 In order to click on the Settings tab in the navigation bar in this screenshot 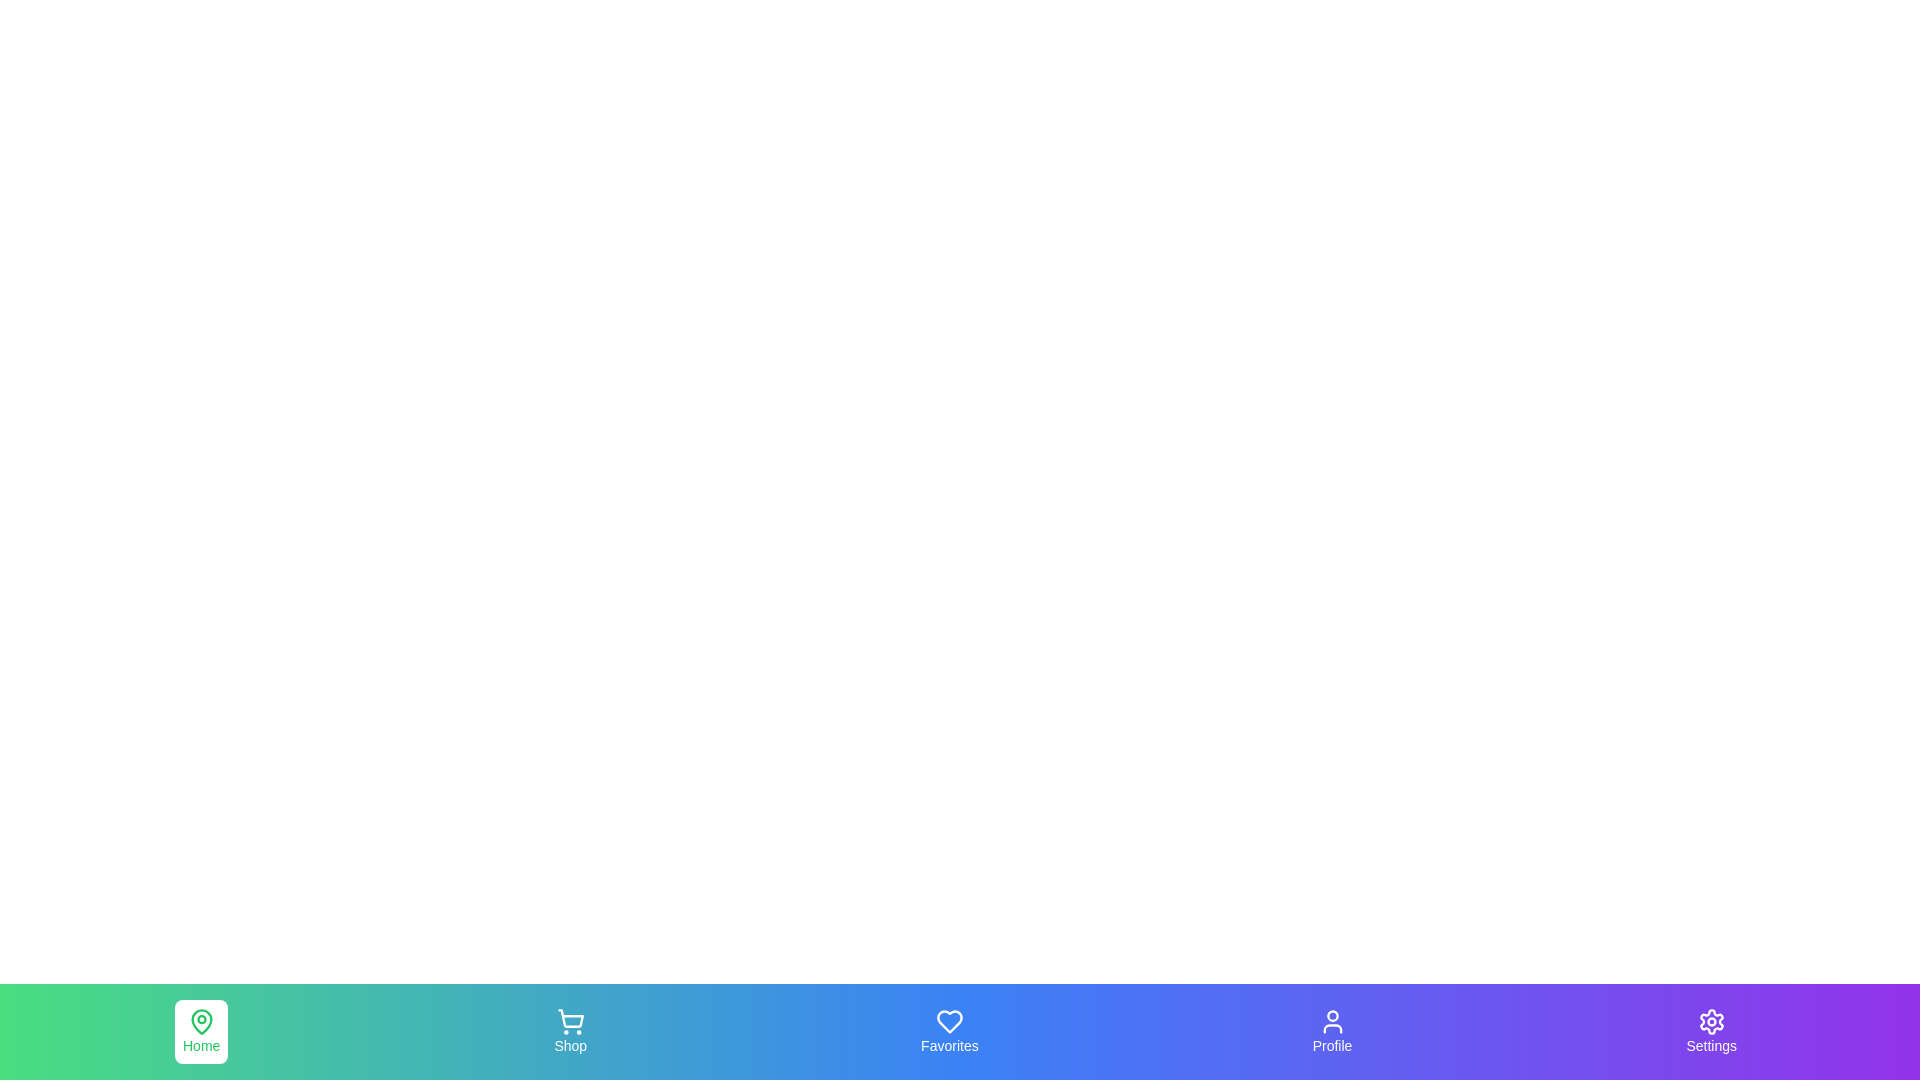, I will do `click(1710, 1032)`.